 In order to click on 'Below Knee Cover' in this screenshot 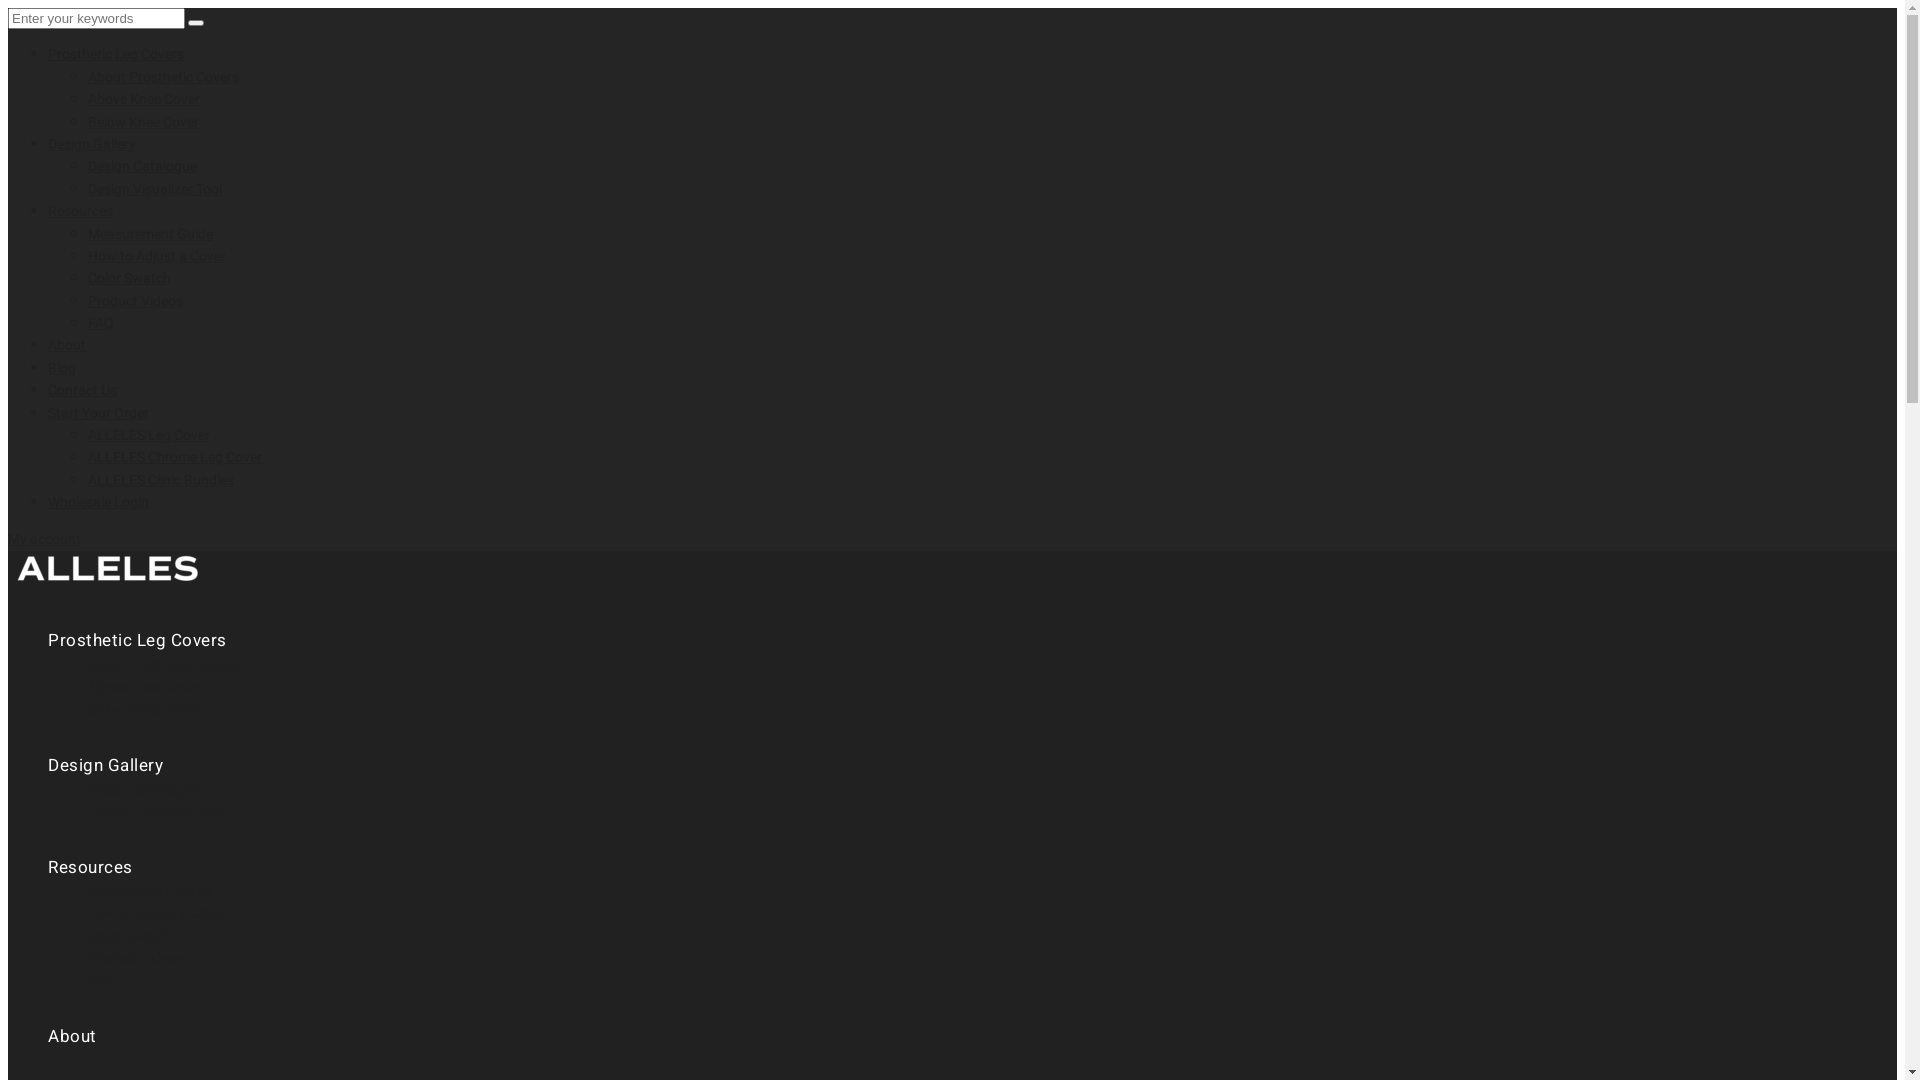, I will do `click(142, 122)`.